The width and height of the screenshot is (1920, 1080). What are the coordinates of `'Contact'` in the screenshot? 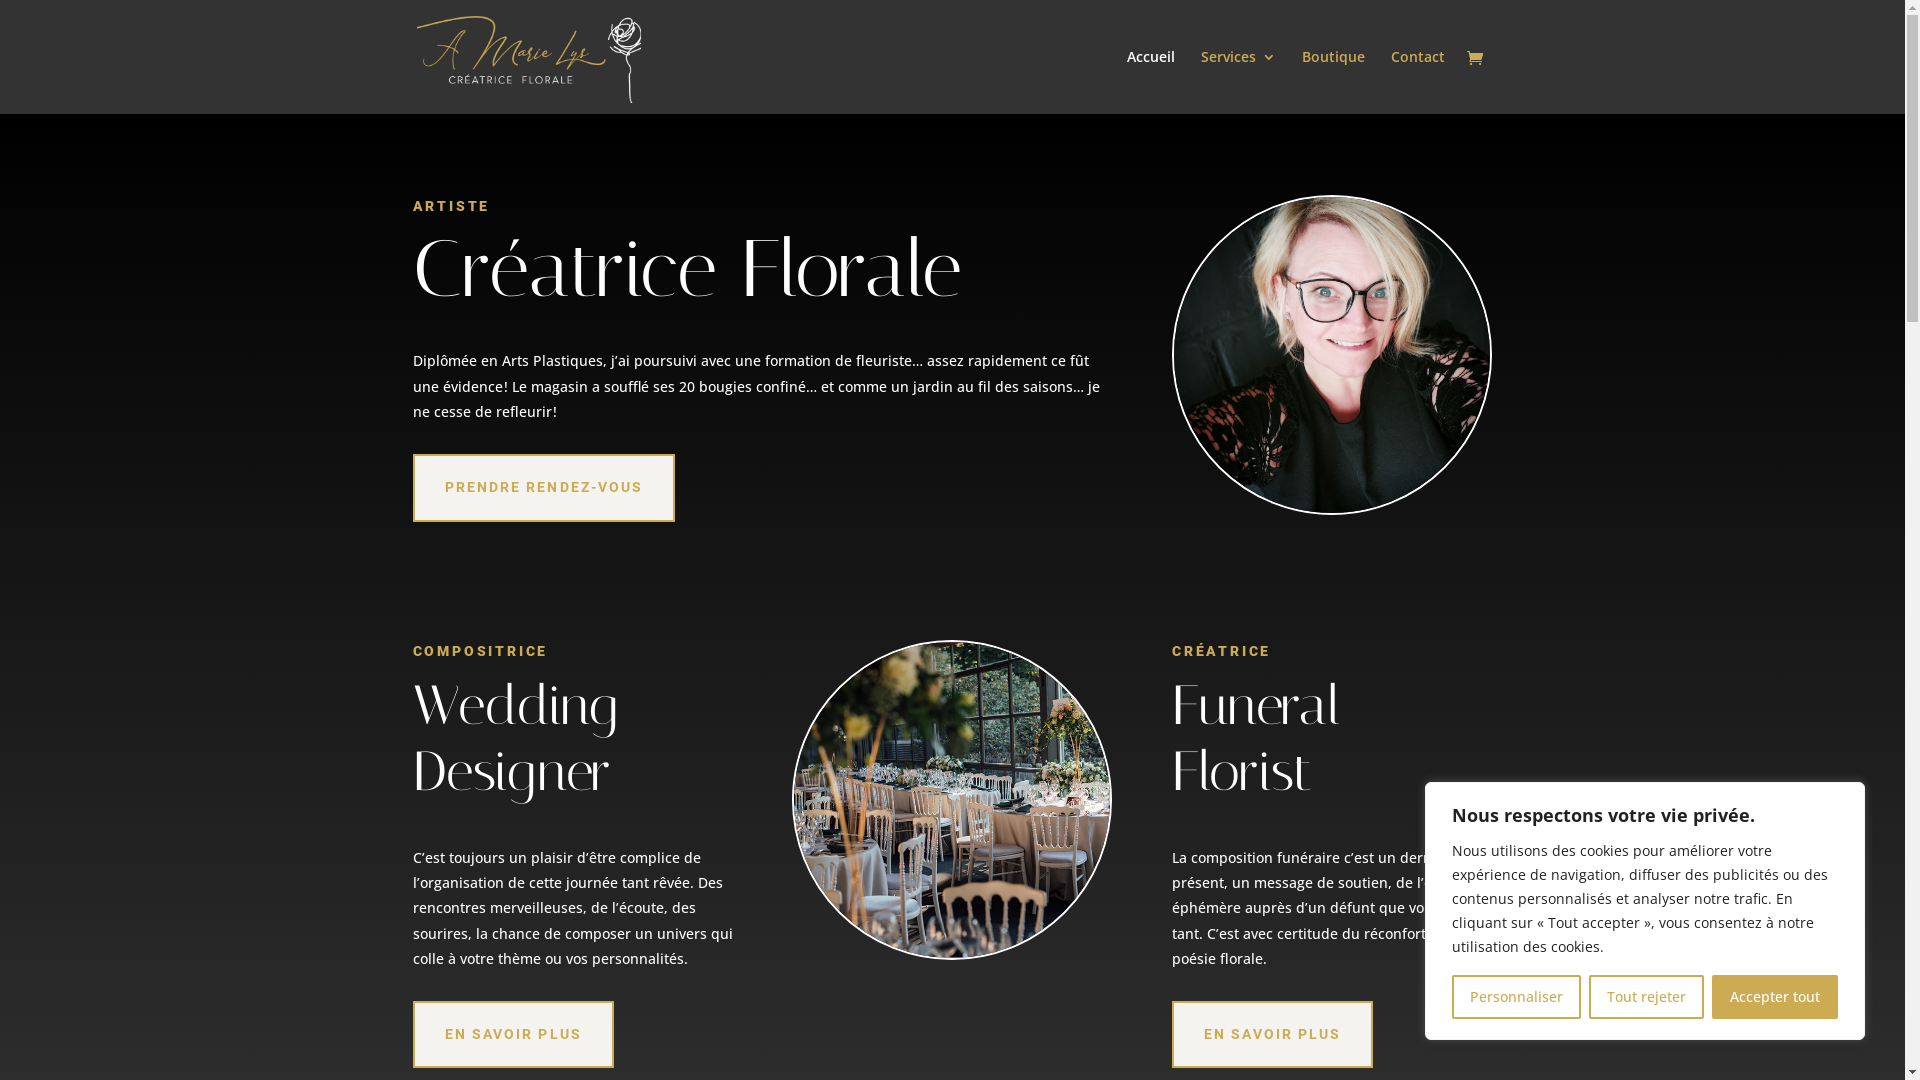 It's located at (1415, 80).